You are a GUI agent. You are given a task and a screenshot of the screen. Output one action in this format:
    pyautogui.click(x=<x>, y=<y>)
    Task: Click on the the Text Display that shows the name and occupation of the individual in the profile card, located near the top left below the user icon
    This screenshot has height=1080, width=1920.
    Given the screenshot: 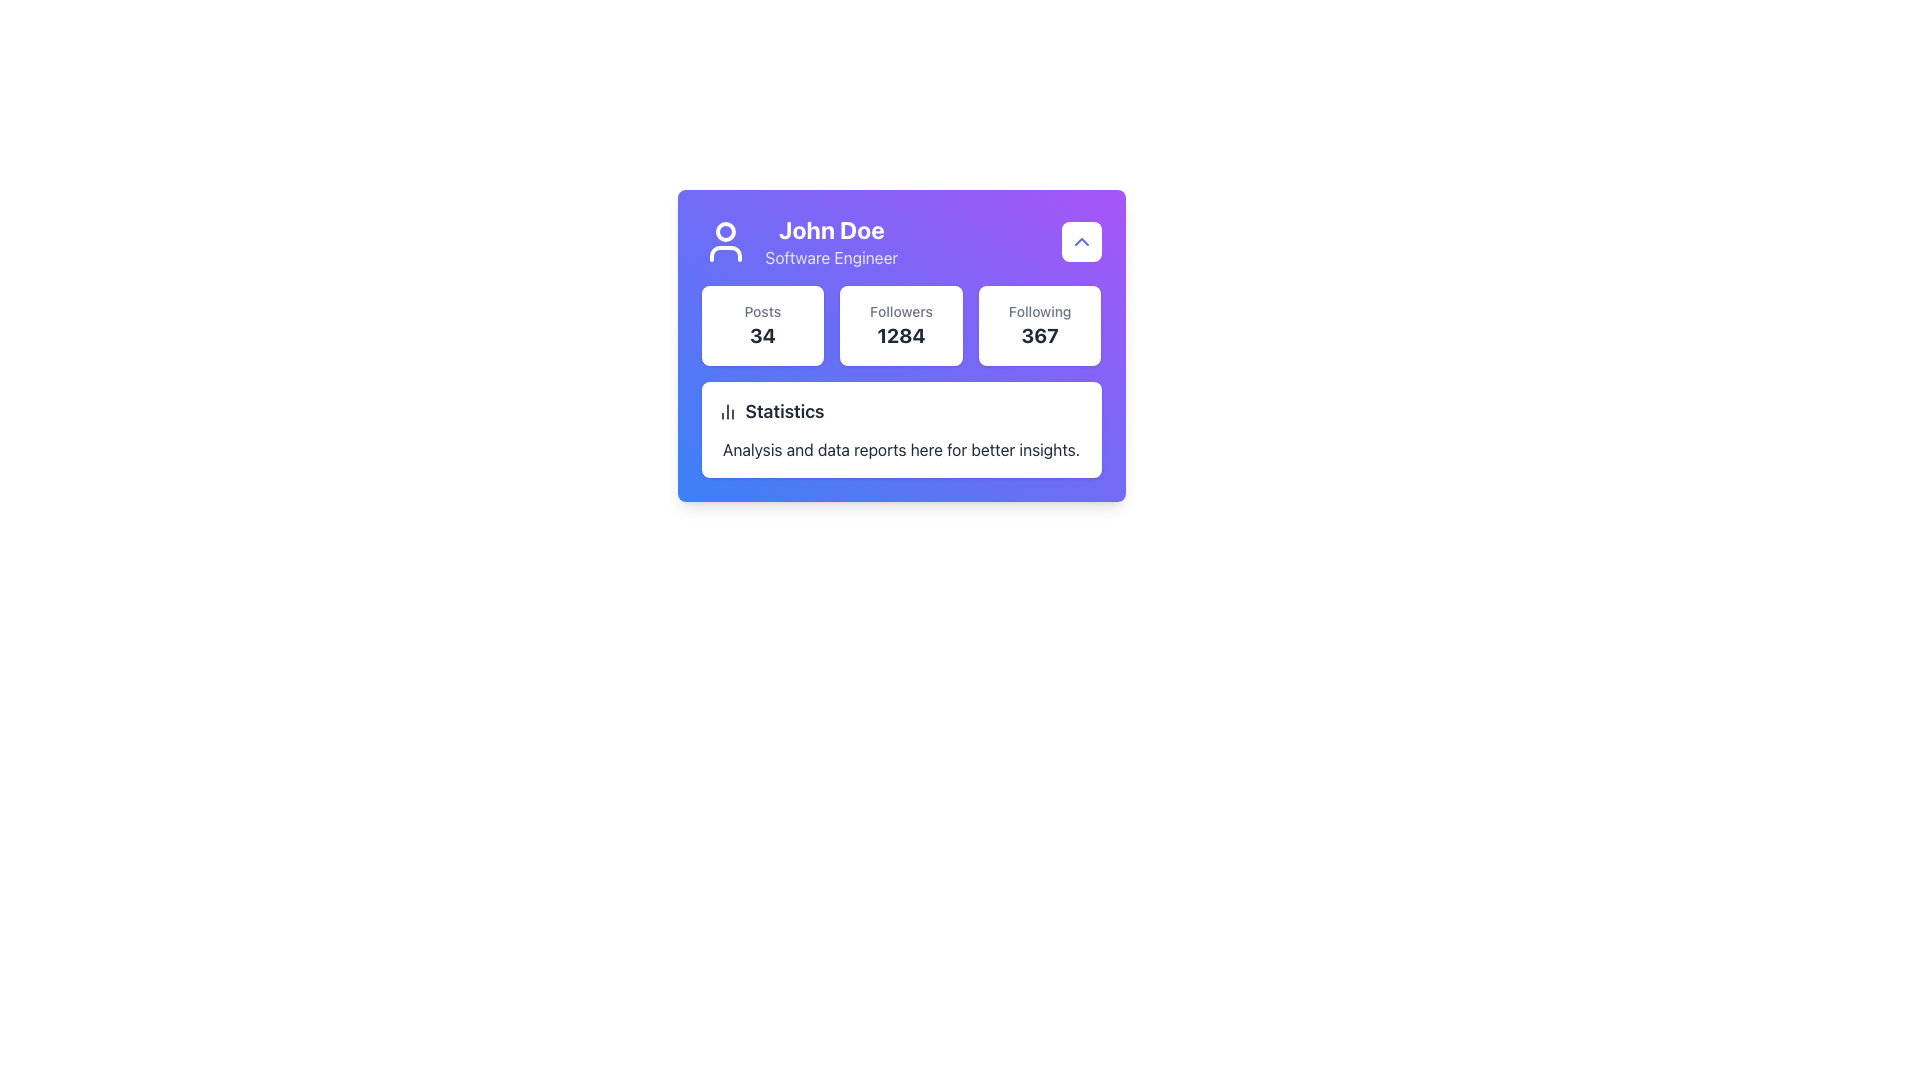 What is the action you would take?
    pyautogui.click(x=831, y=241)
    